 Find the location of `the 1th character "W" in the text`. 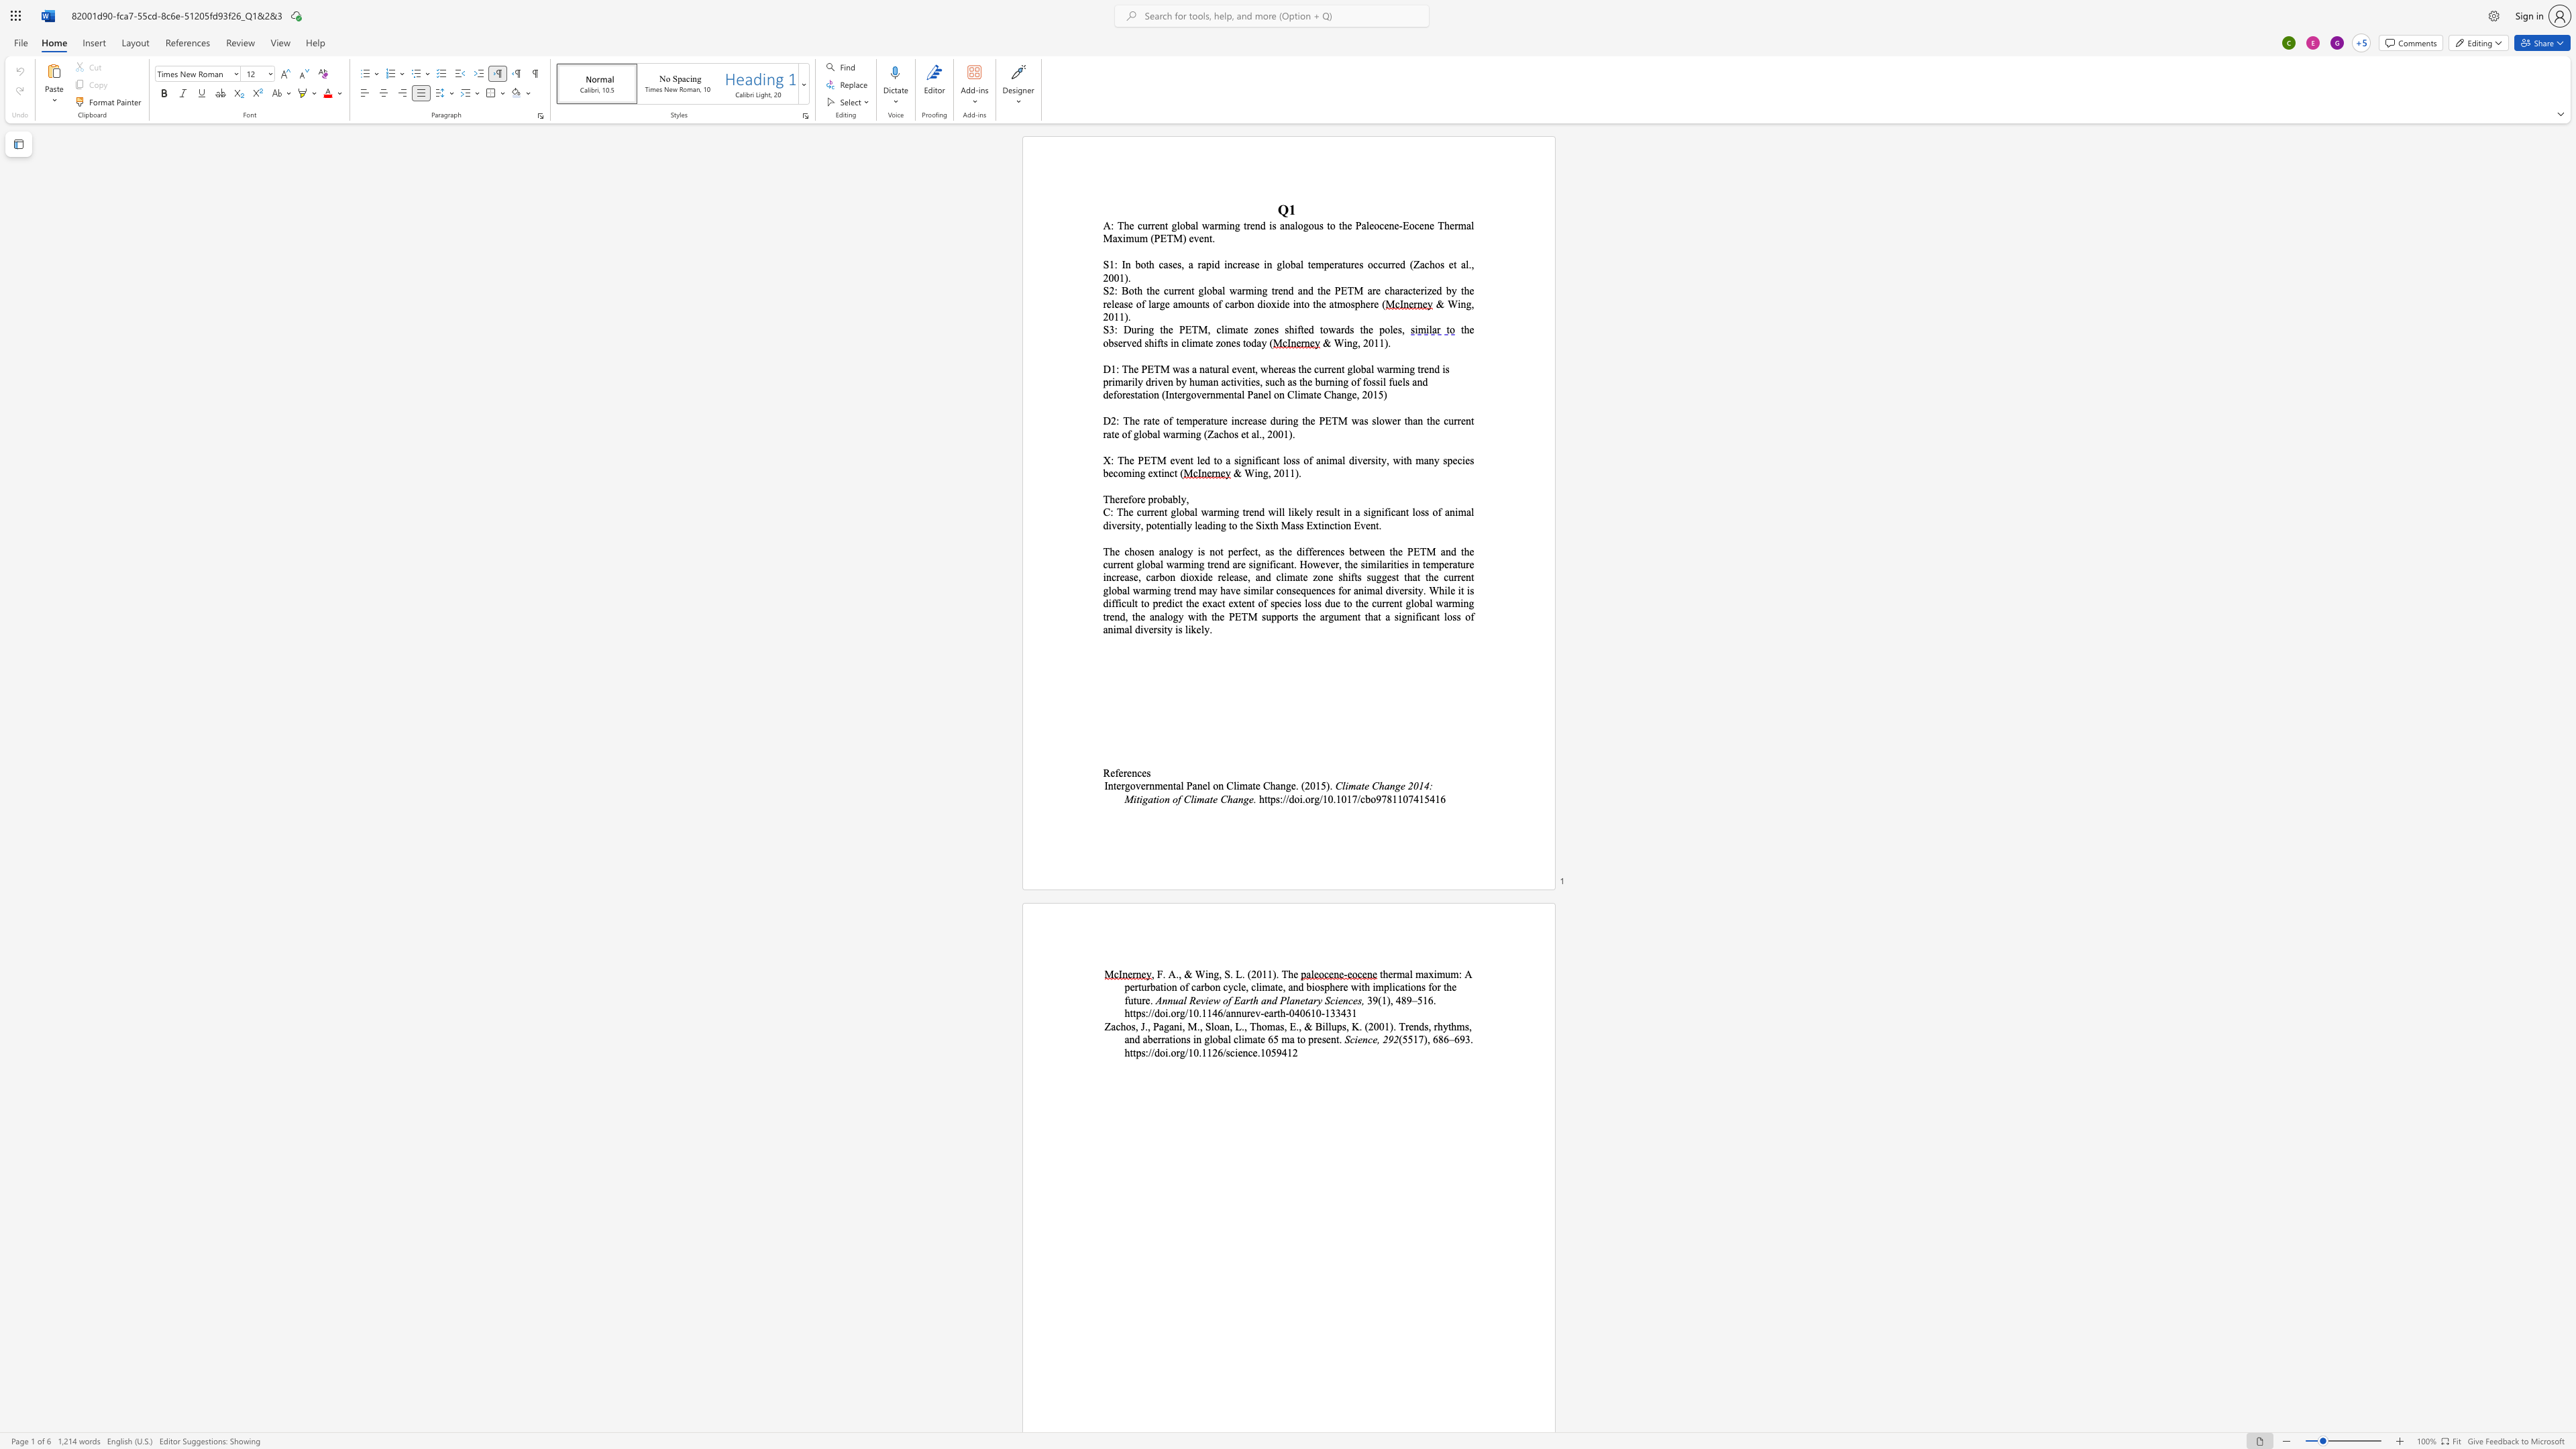

the 1th character "W" in the text is located at coordinates (1248, 472).